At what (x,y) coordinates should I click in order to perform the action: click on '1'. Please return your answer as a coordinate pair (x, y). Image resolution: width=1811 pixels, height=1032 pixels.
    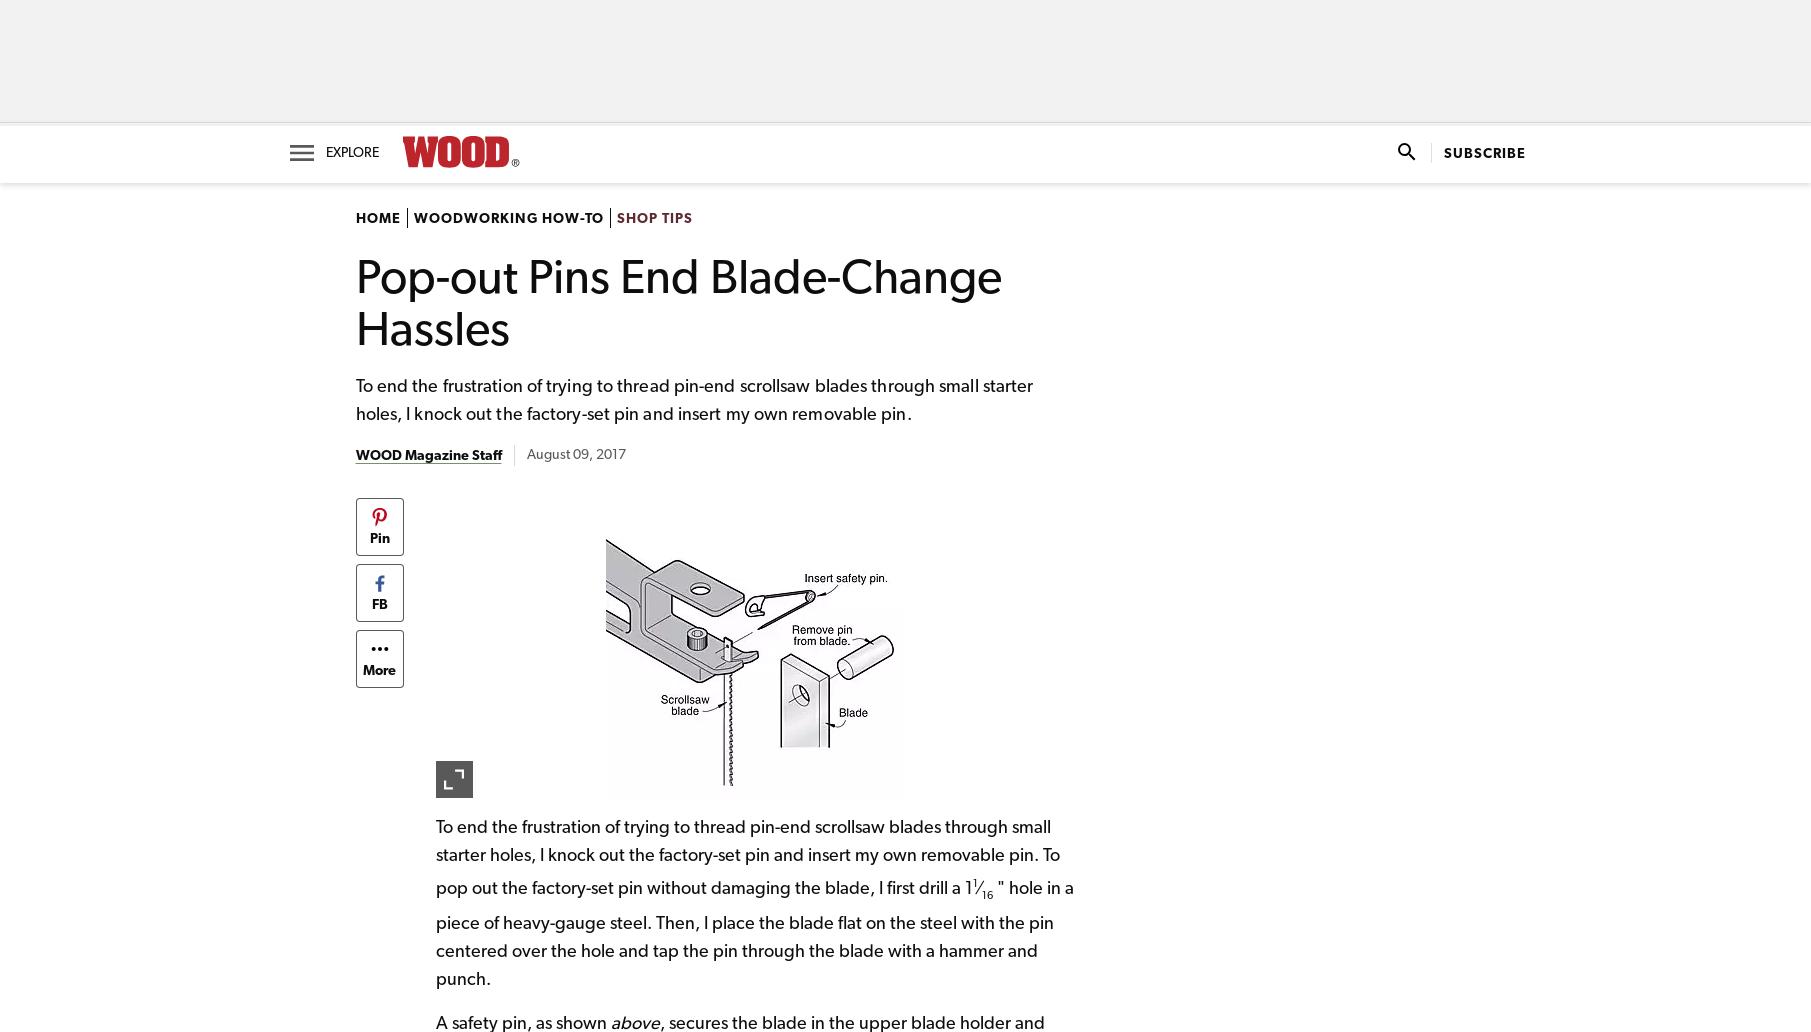
    Looking at the image, I should click on (973, 883).